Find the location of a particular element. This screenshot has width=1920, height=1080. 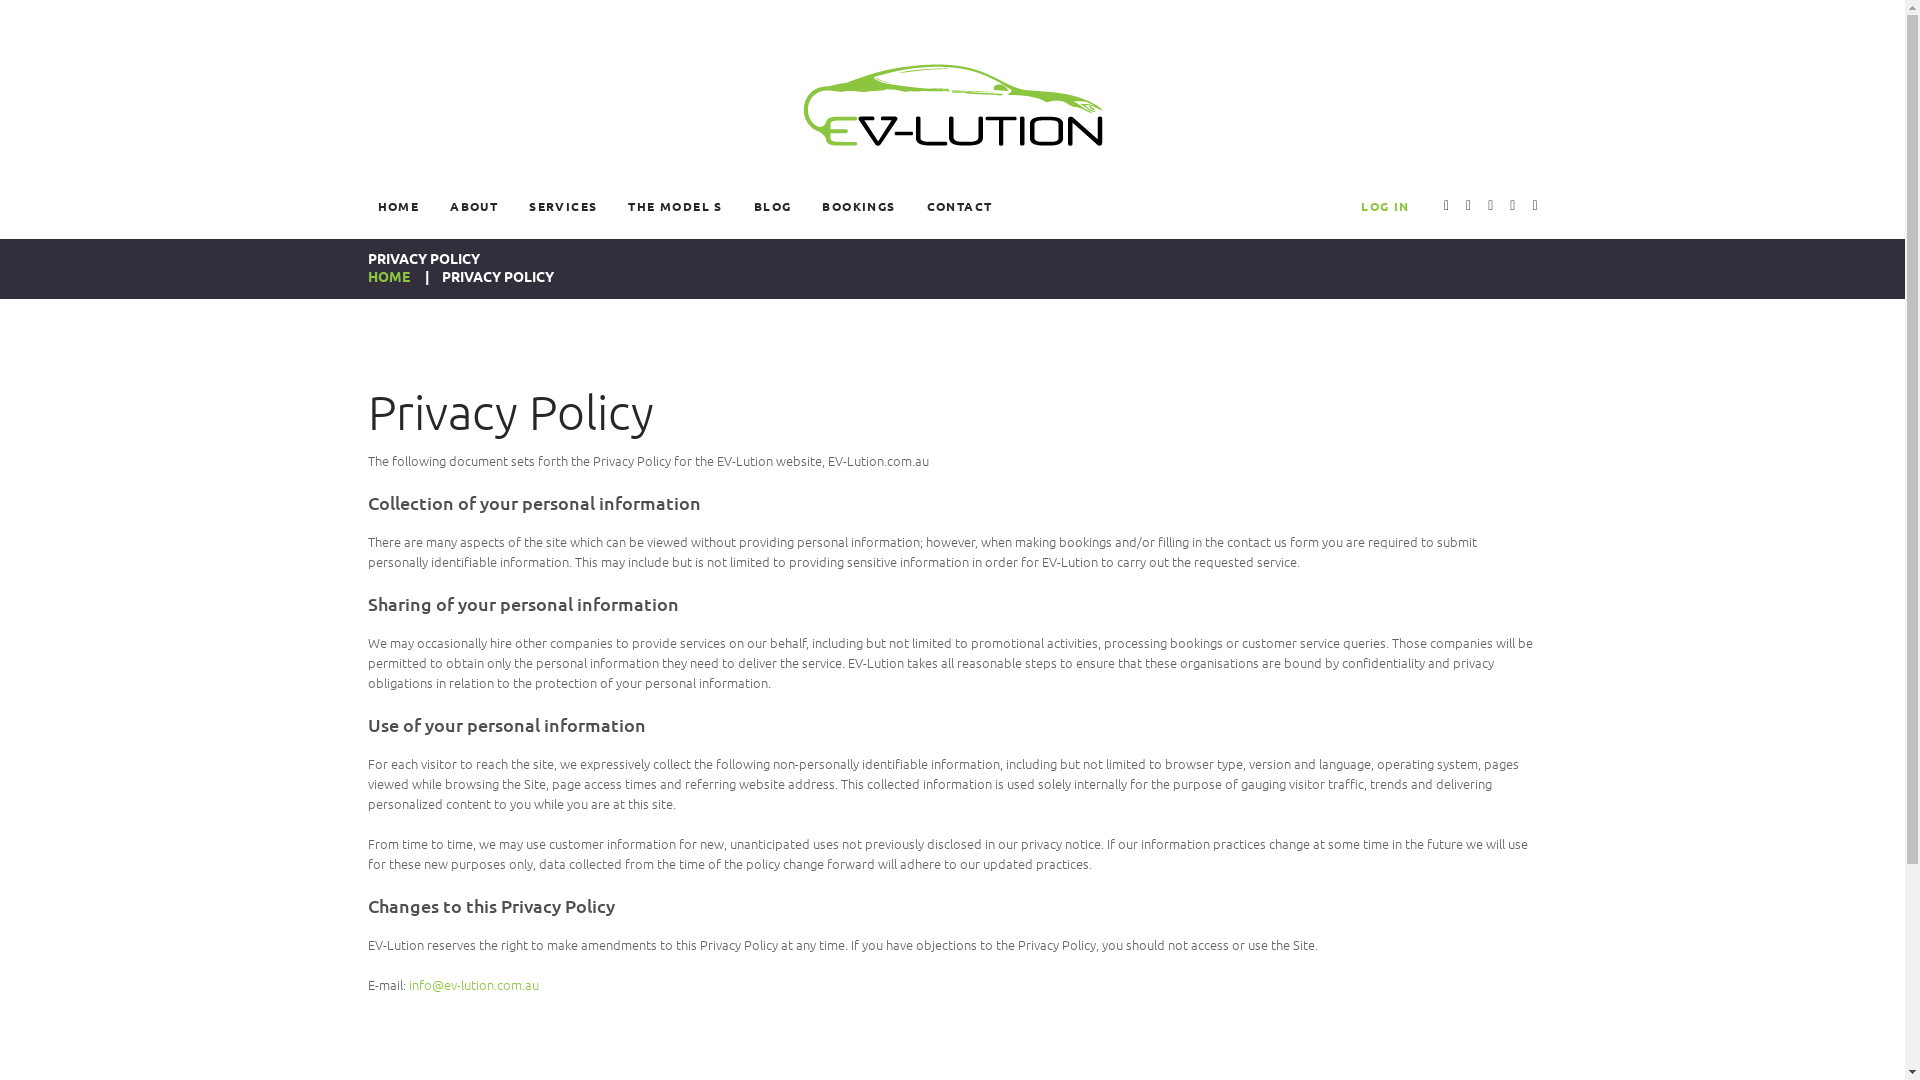

'info@ev-lution.com.au' is located at coordinates (472, 983).